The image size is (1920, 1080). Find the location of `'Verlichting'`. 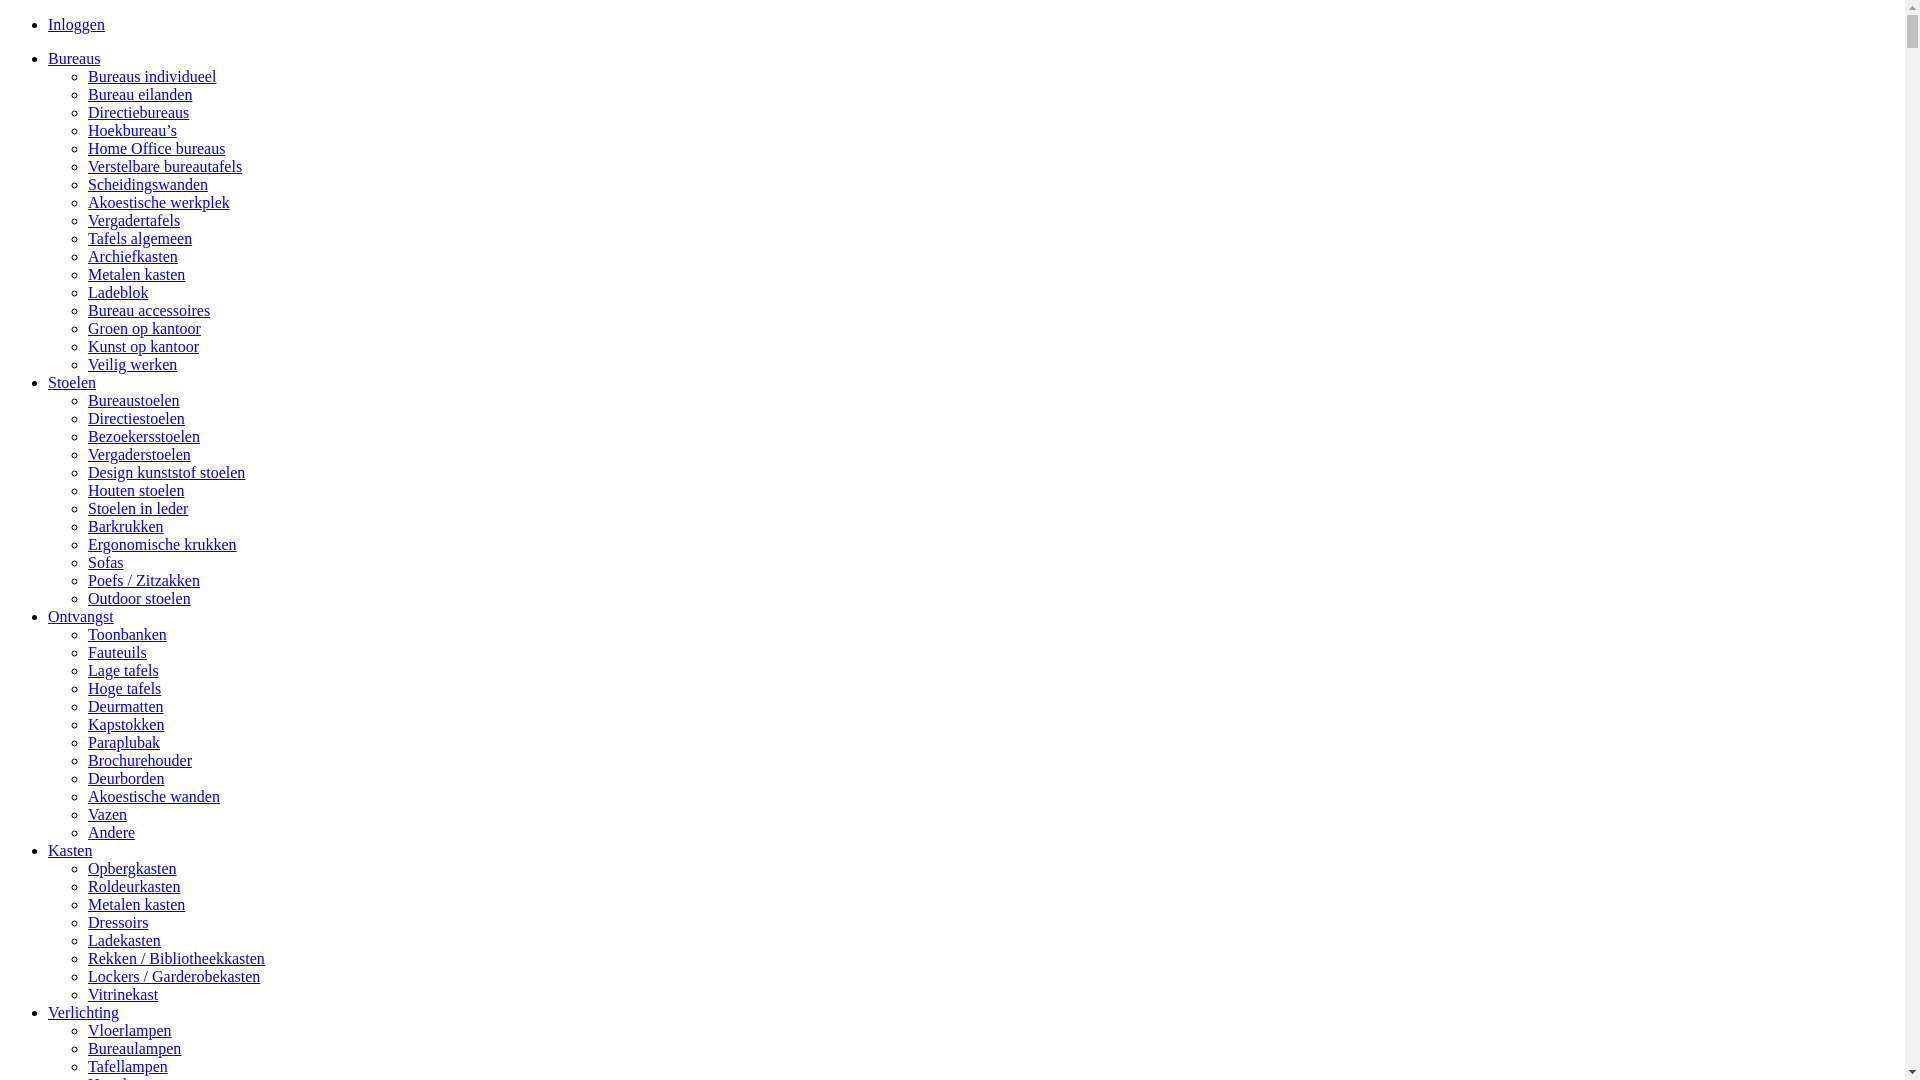

'Verlichting' is located at coordinates (82, 1012).